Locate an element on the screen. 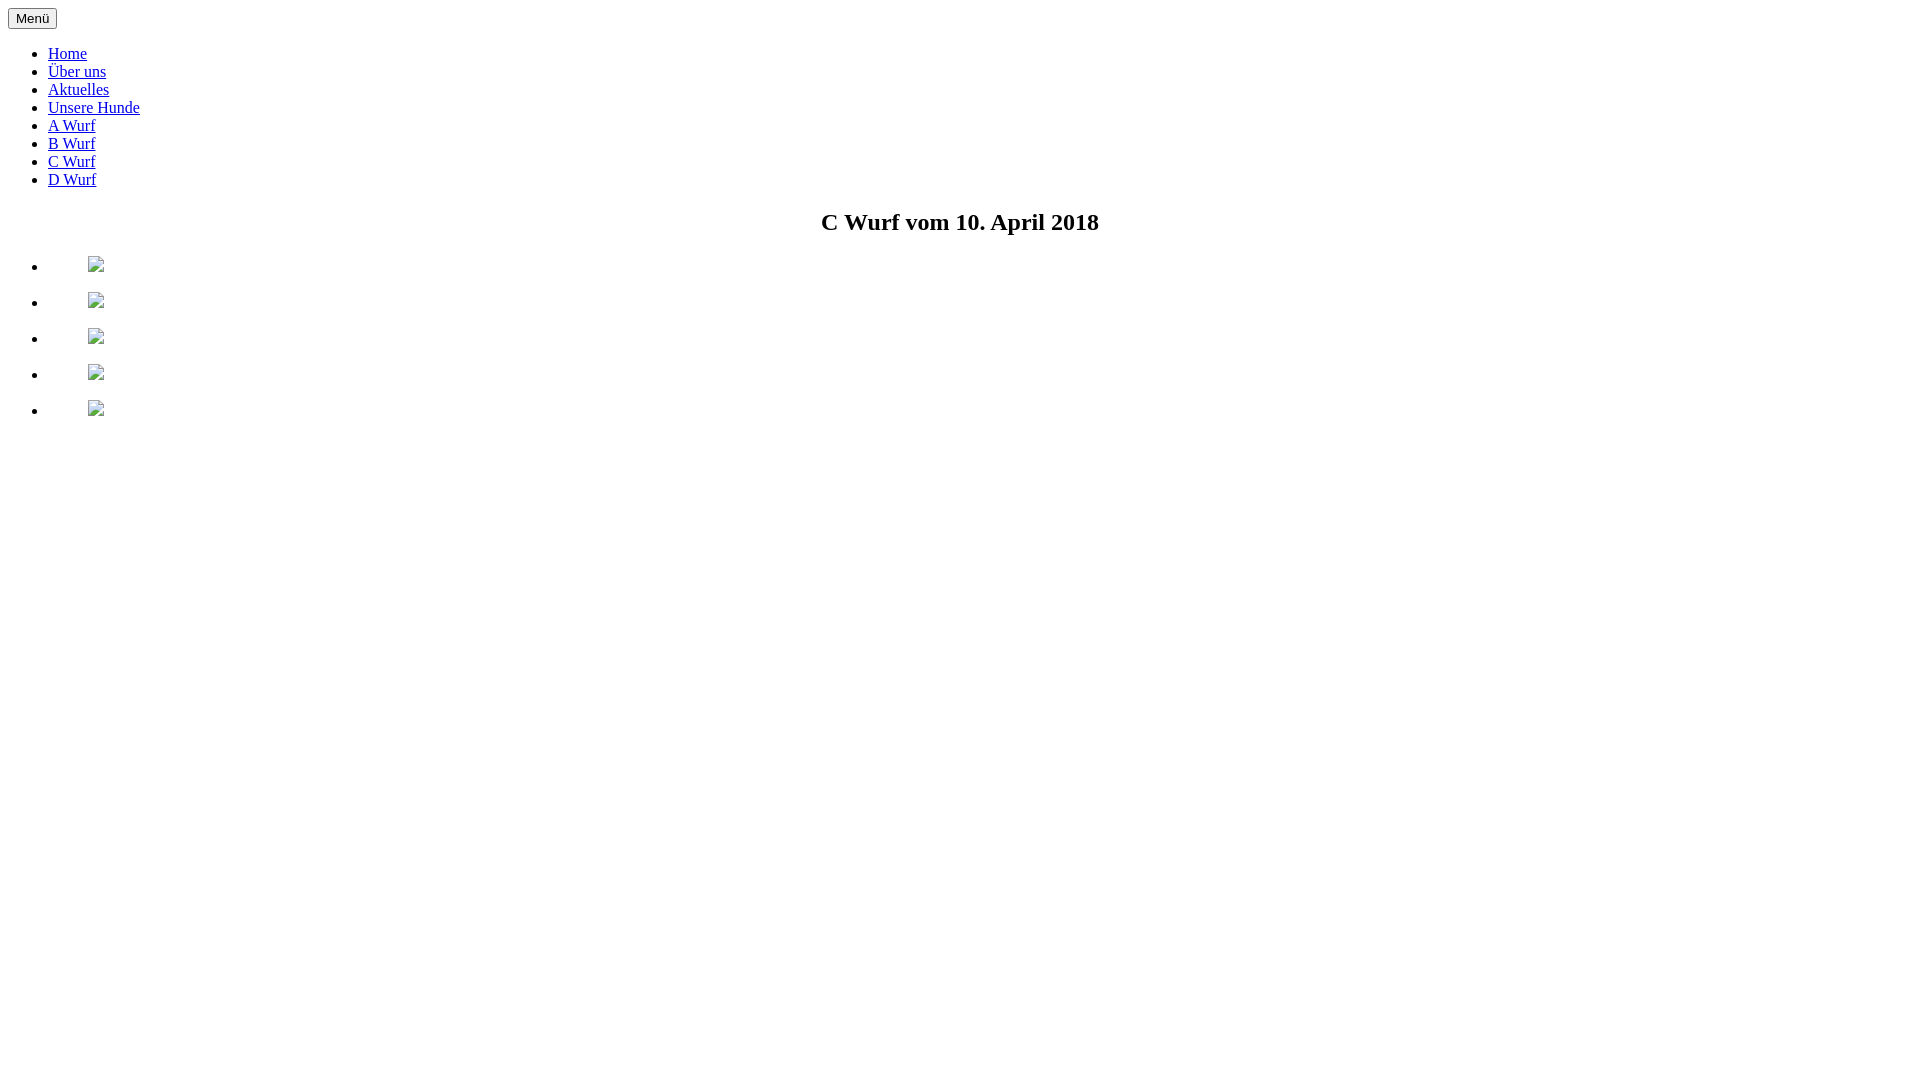 This screenshot has height=1080, width=1920. 'Unsere Hunde' is located at coordinates (93, 107).